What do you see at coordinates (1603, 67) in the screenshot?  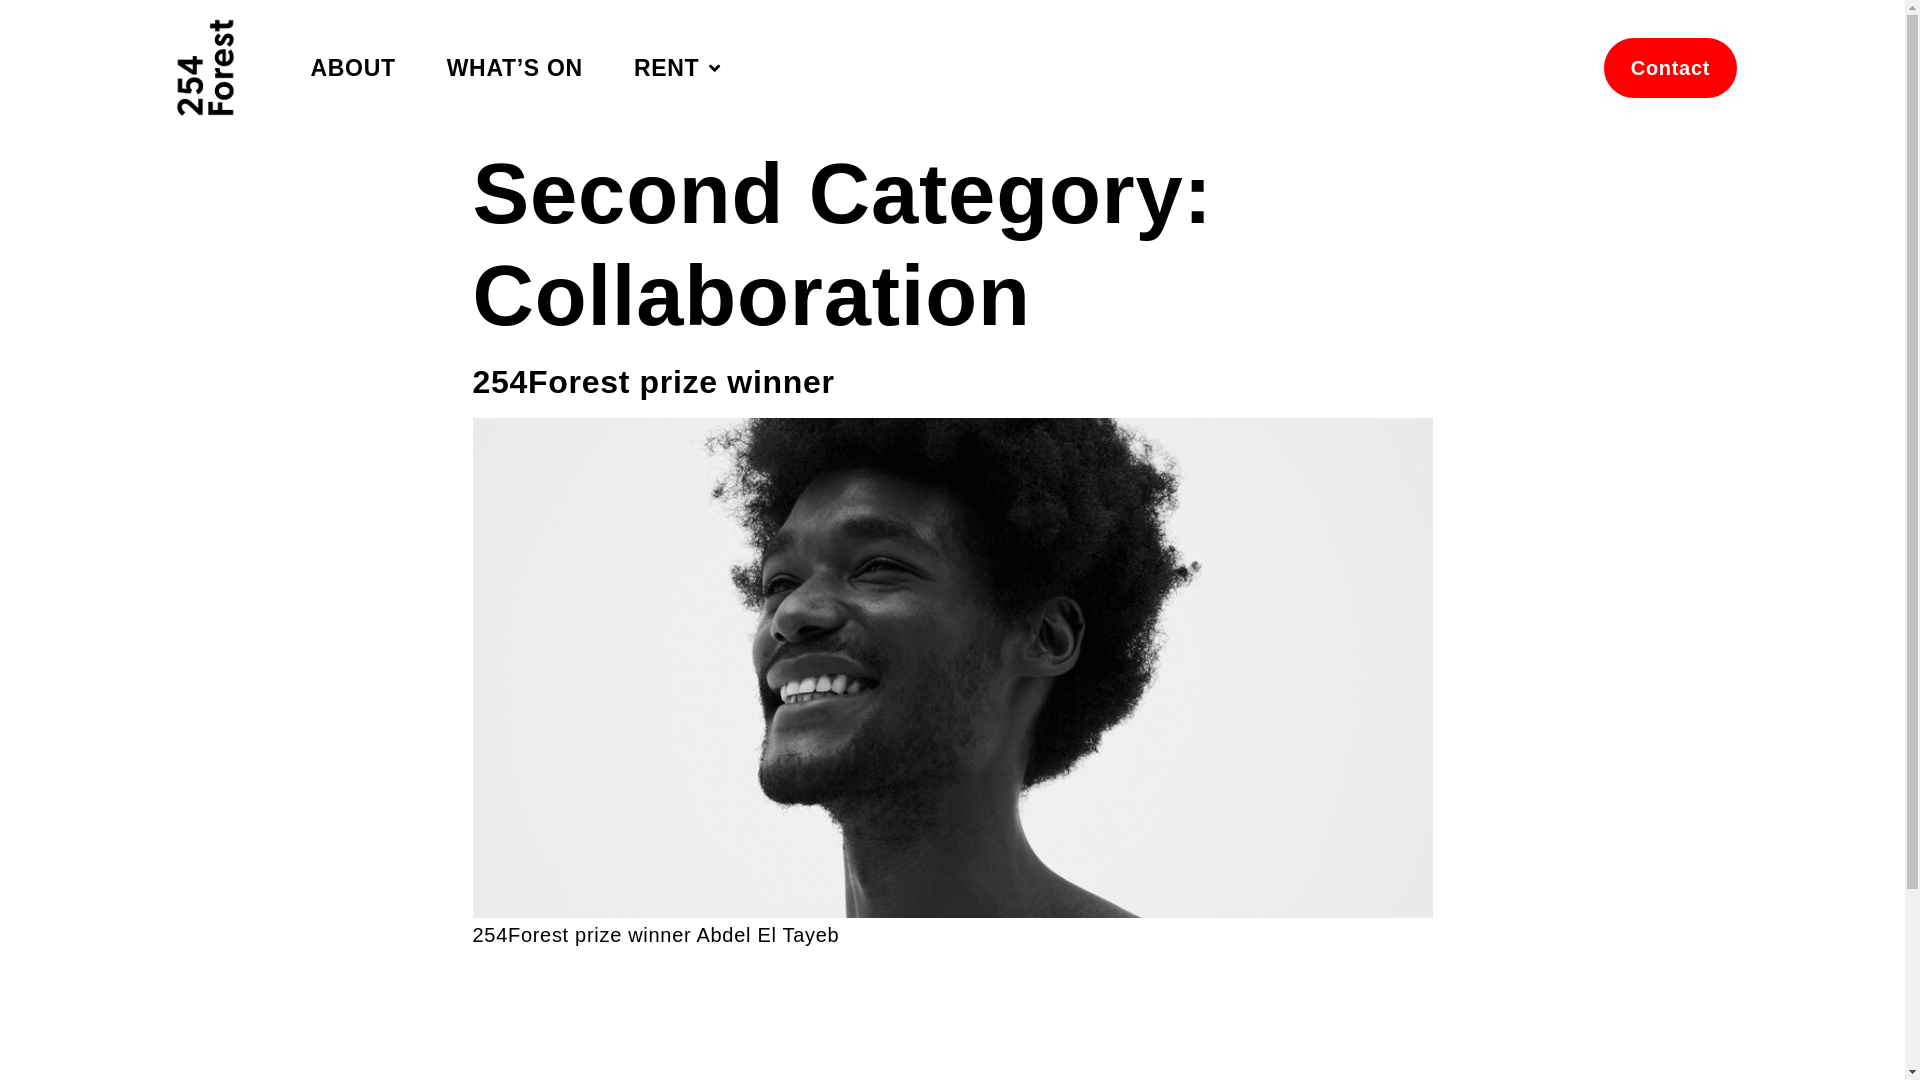 I see `'Contact'` at bounding box center [1603, 67].